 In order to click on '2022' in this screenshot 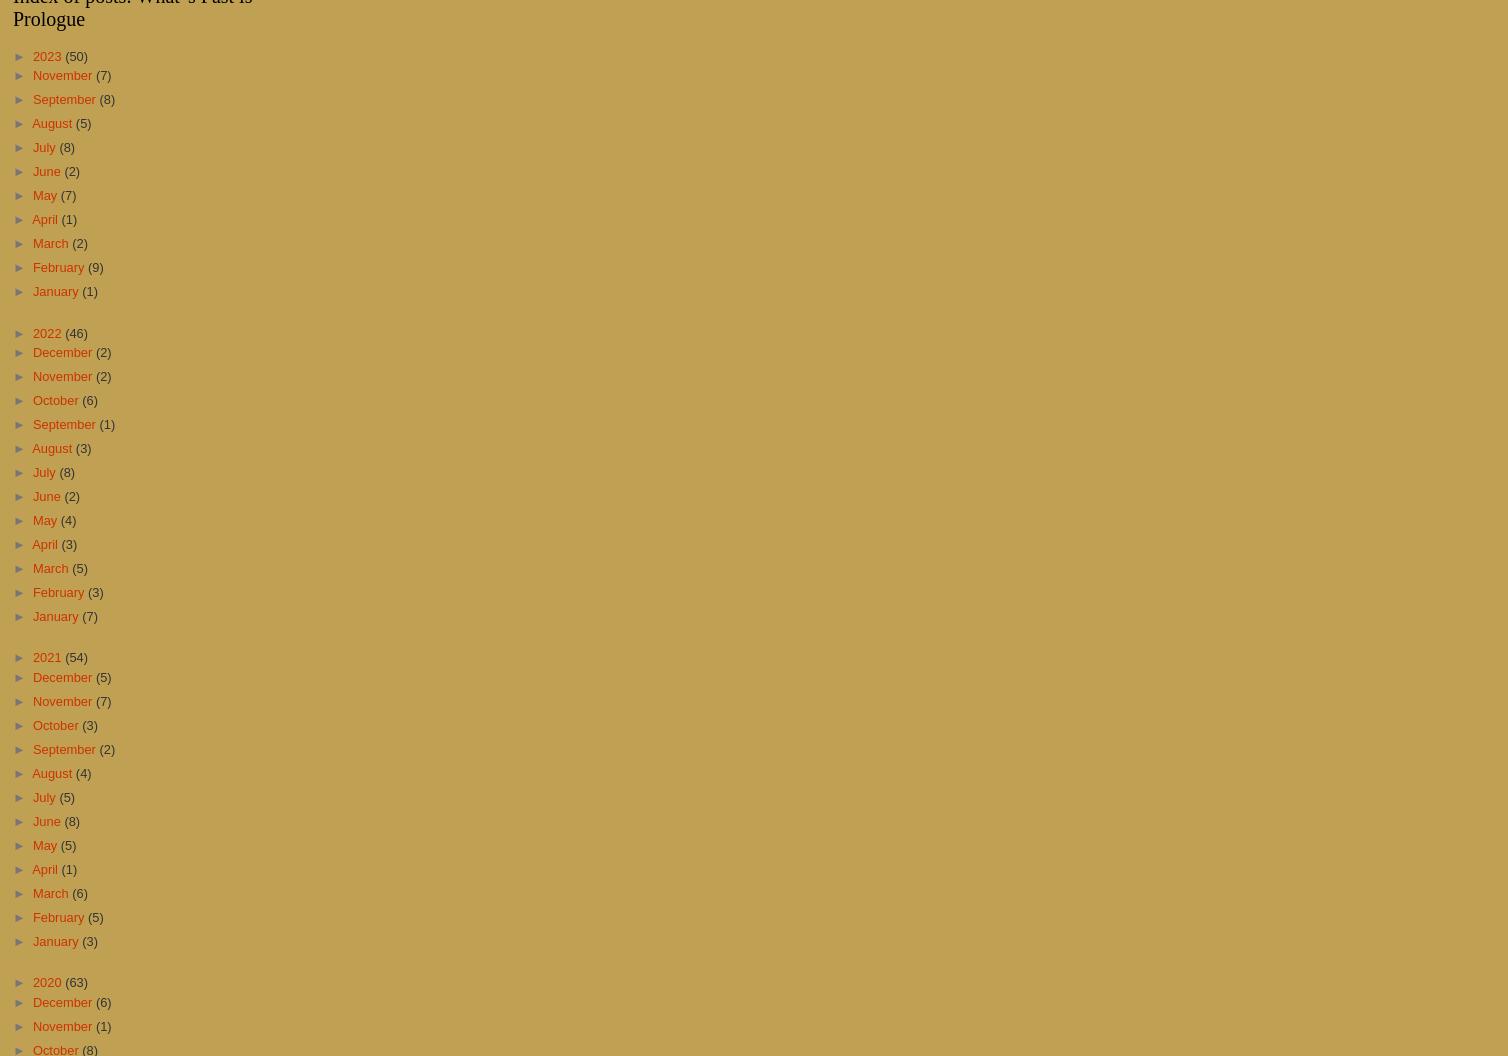, I will do `click(48, 331)`.